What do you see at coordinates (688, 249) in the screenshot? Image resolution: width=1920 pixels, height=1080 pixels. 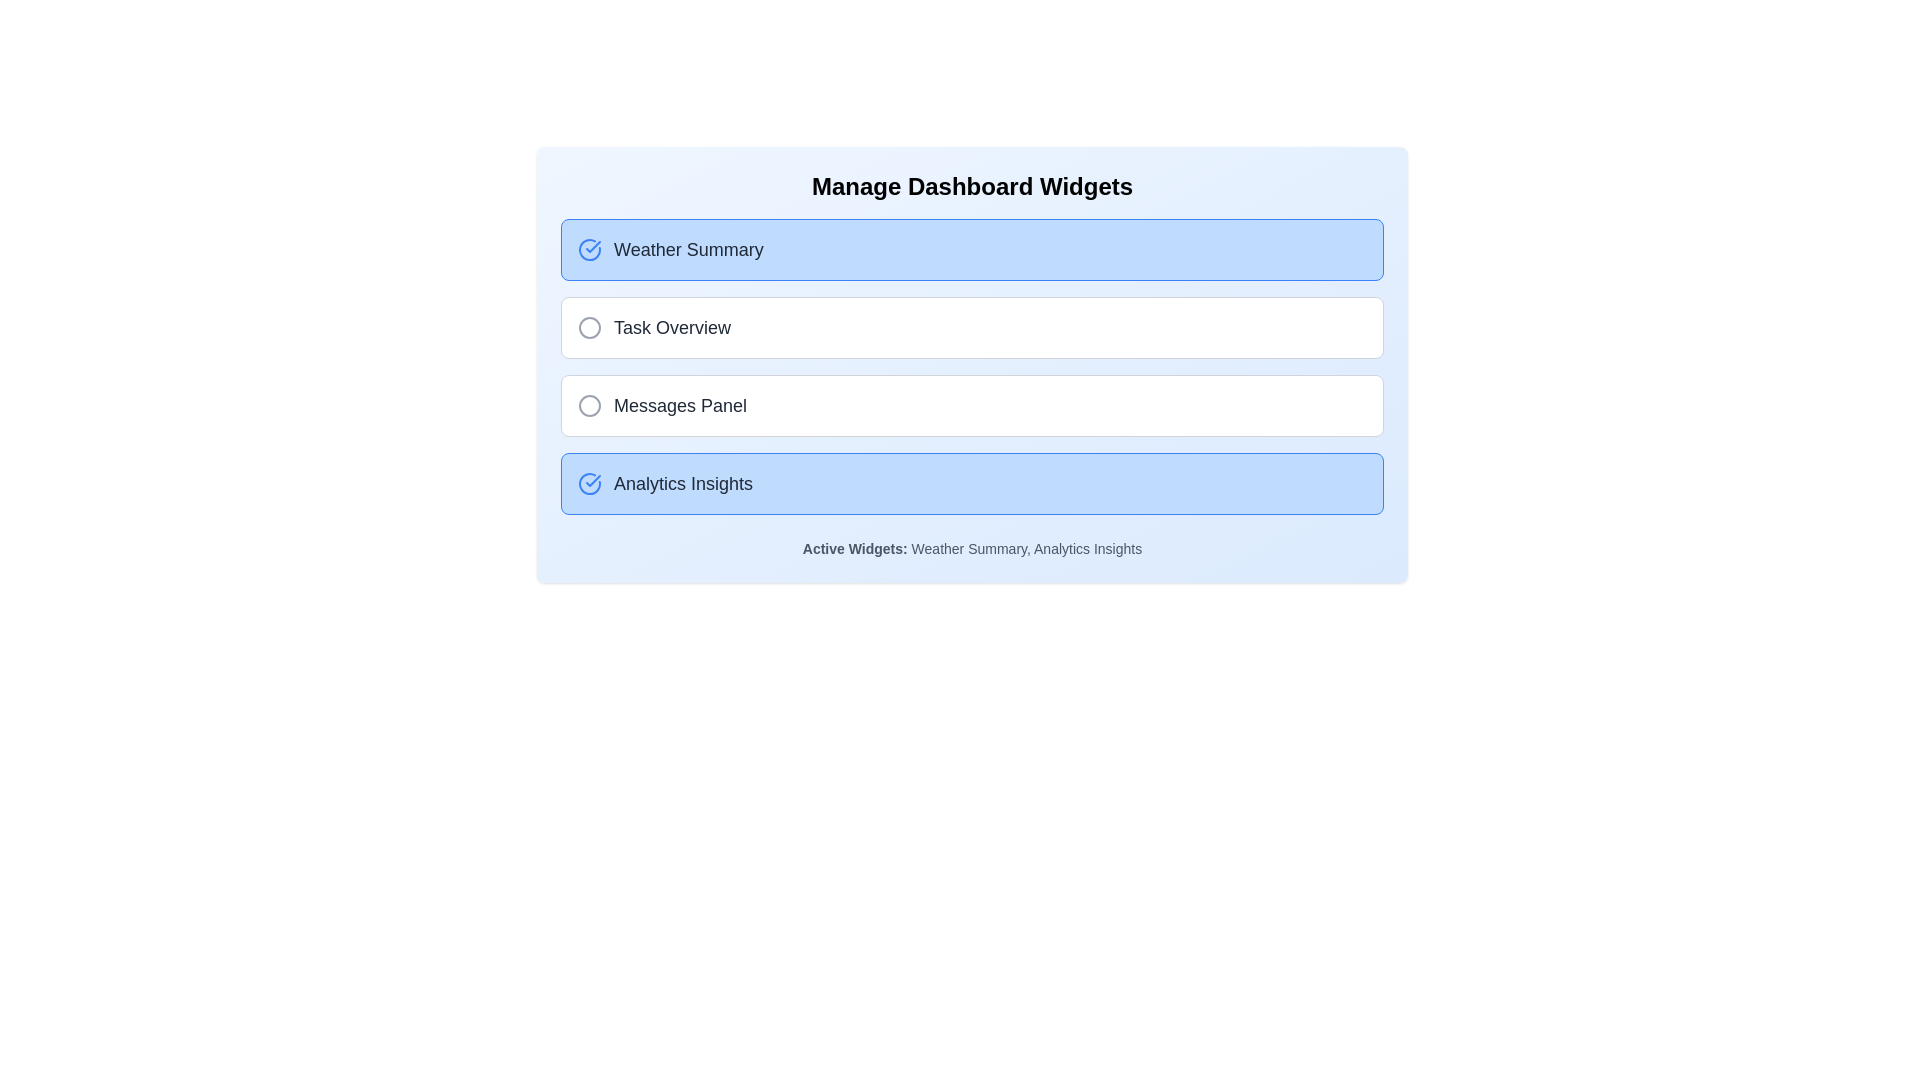 I see `title 'Weather Summary' from the text label displayed in dark gray within the topmost card of the widget list` at bounding box center [688, 249].